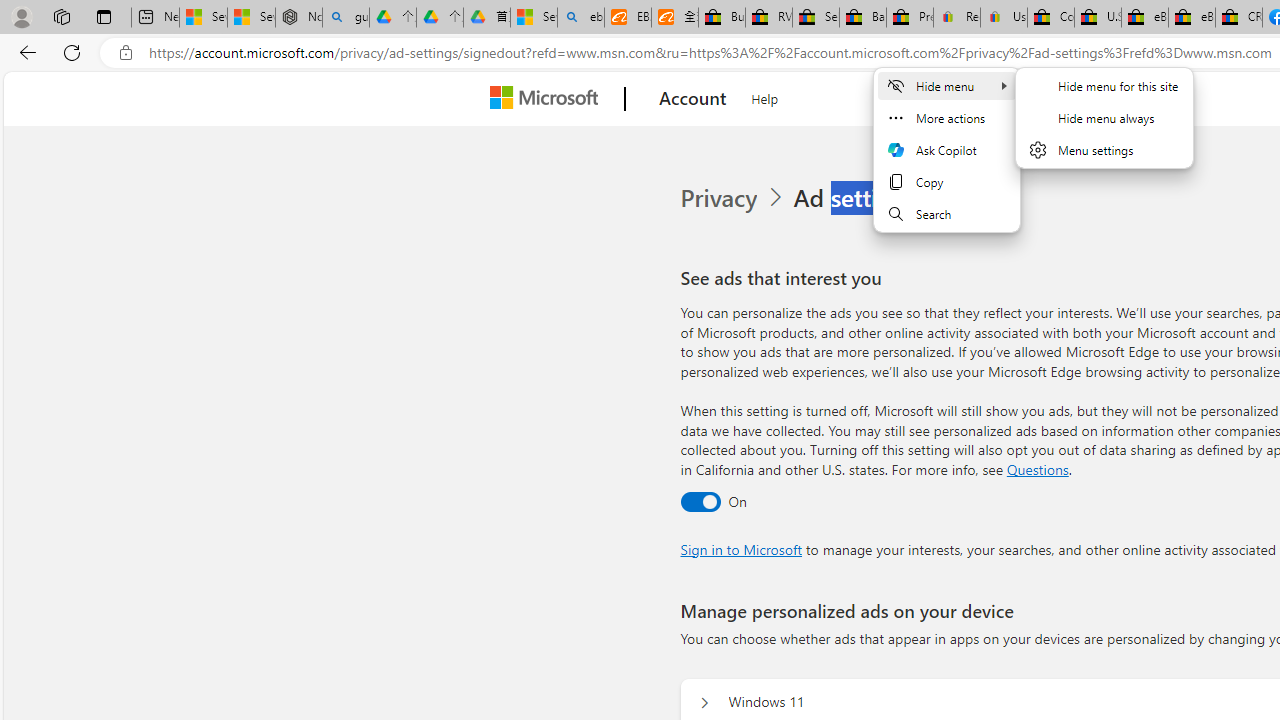 The height and width of the screenshot is (720, 1280). I want to click on 'Privacy', so click(733, 198).